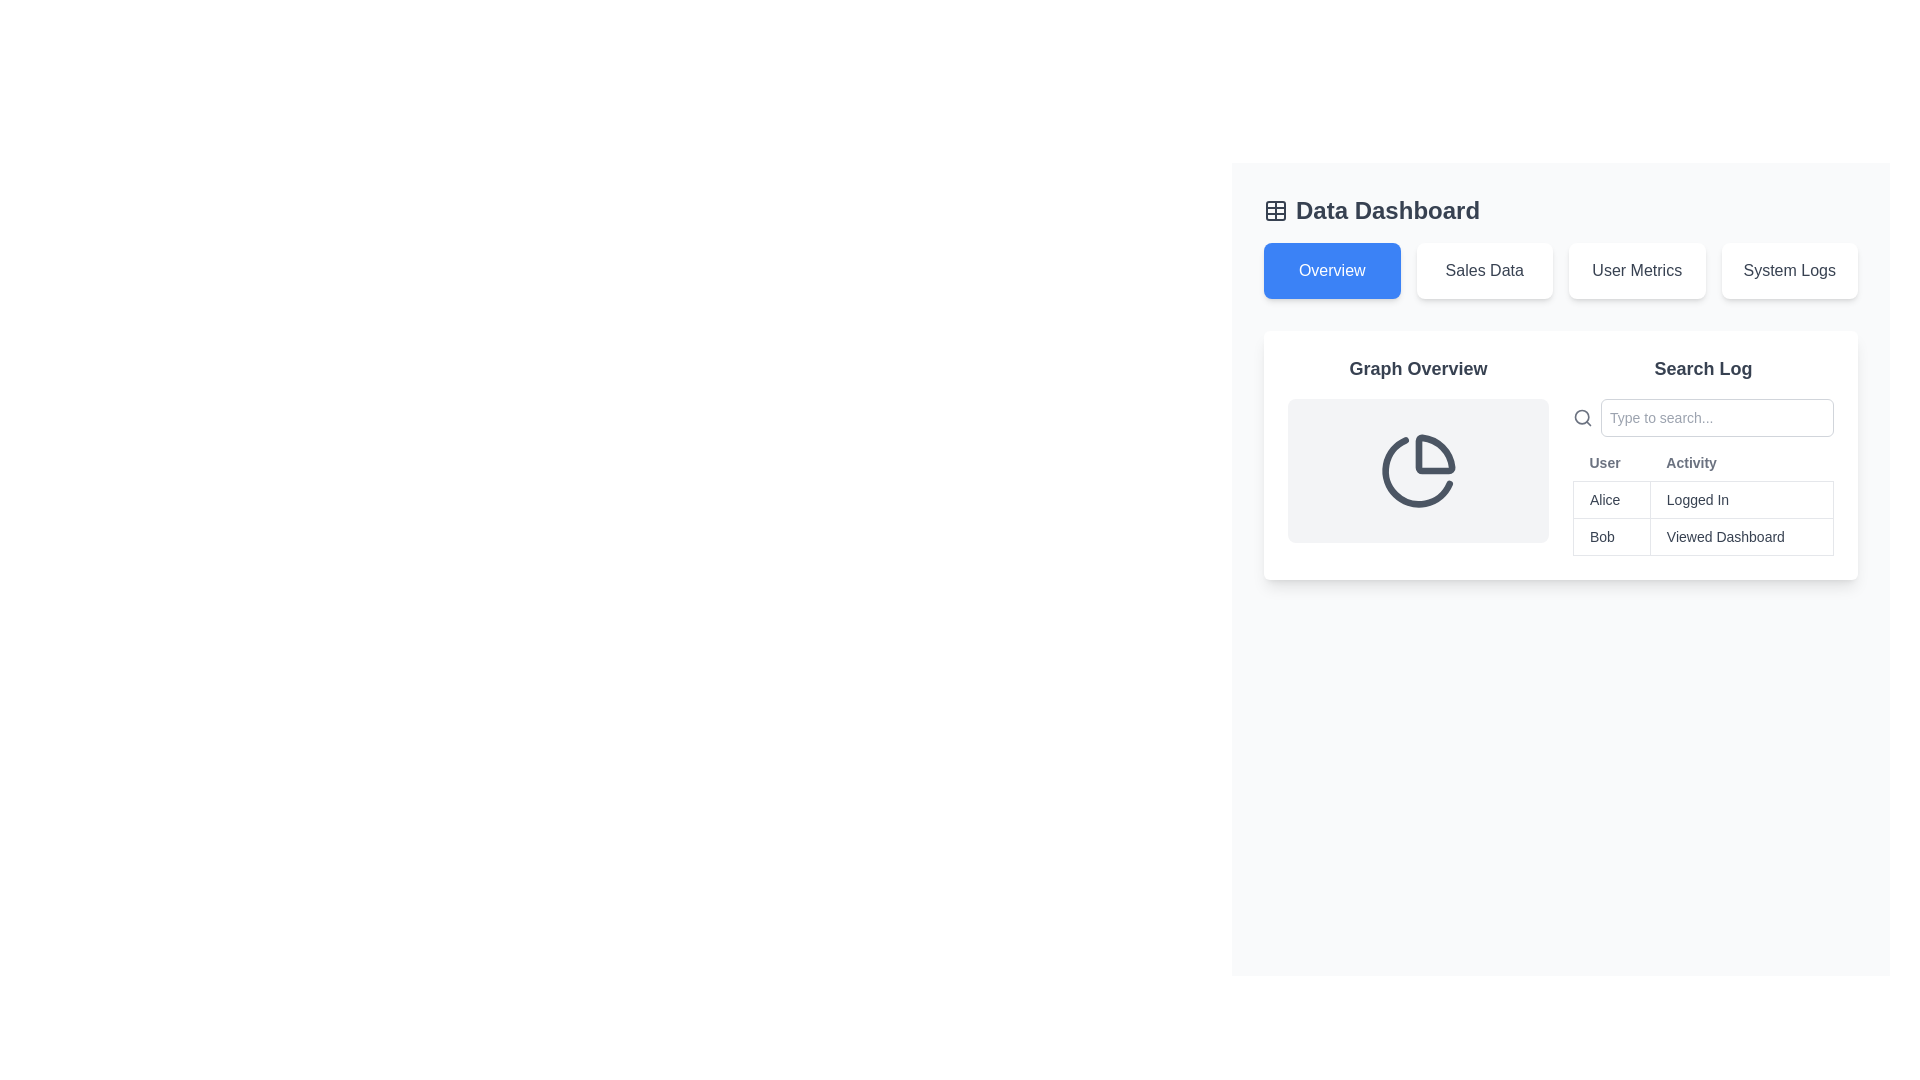 The width and height of the screenshot is (1920, 1080). Describe the element at coordinates (1637, 270) in the screenshot. I see `the 'User Metrics' button, the third button in the grid layout, to observe visual feedback` at that location.